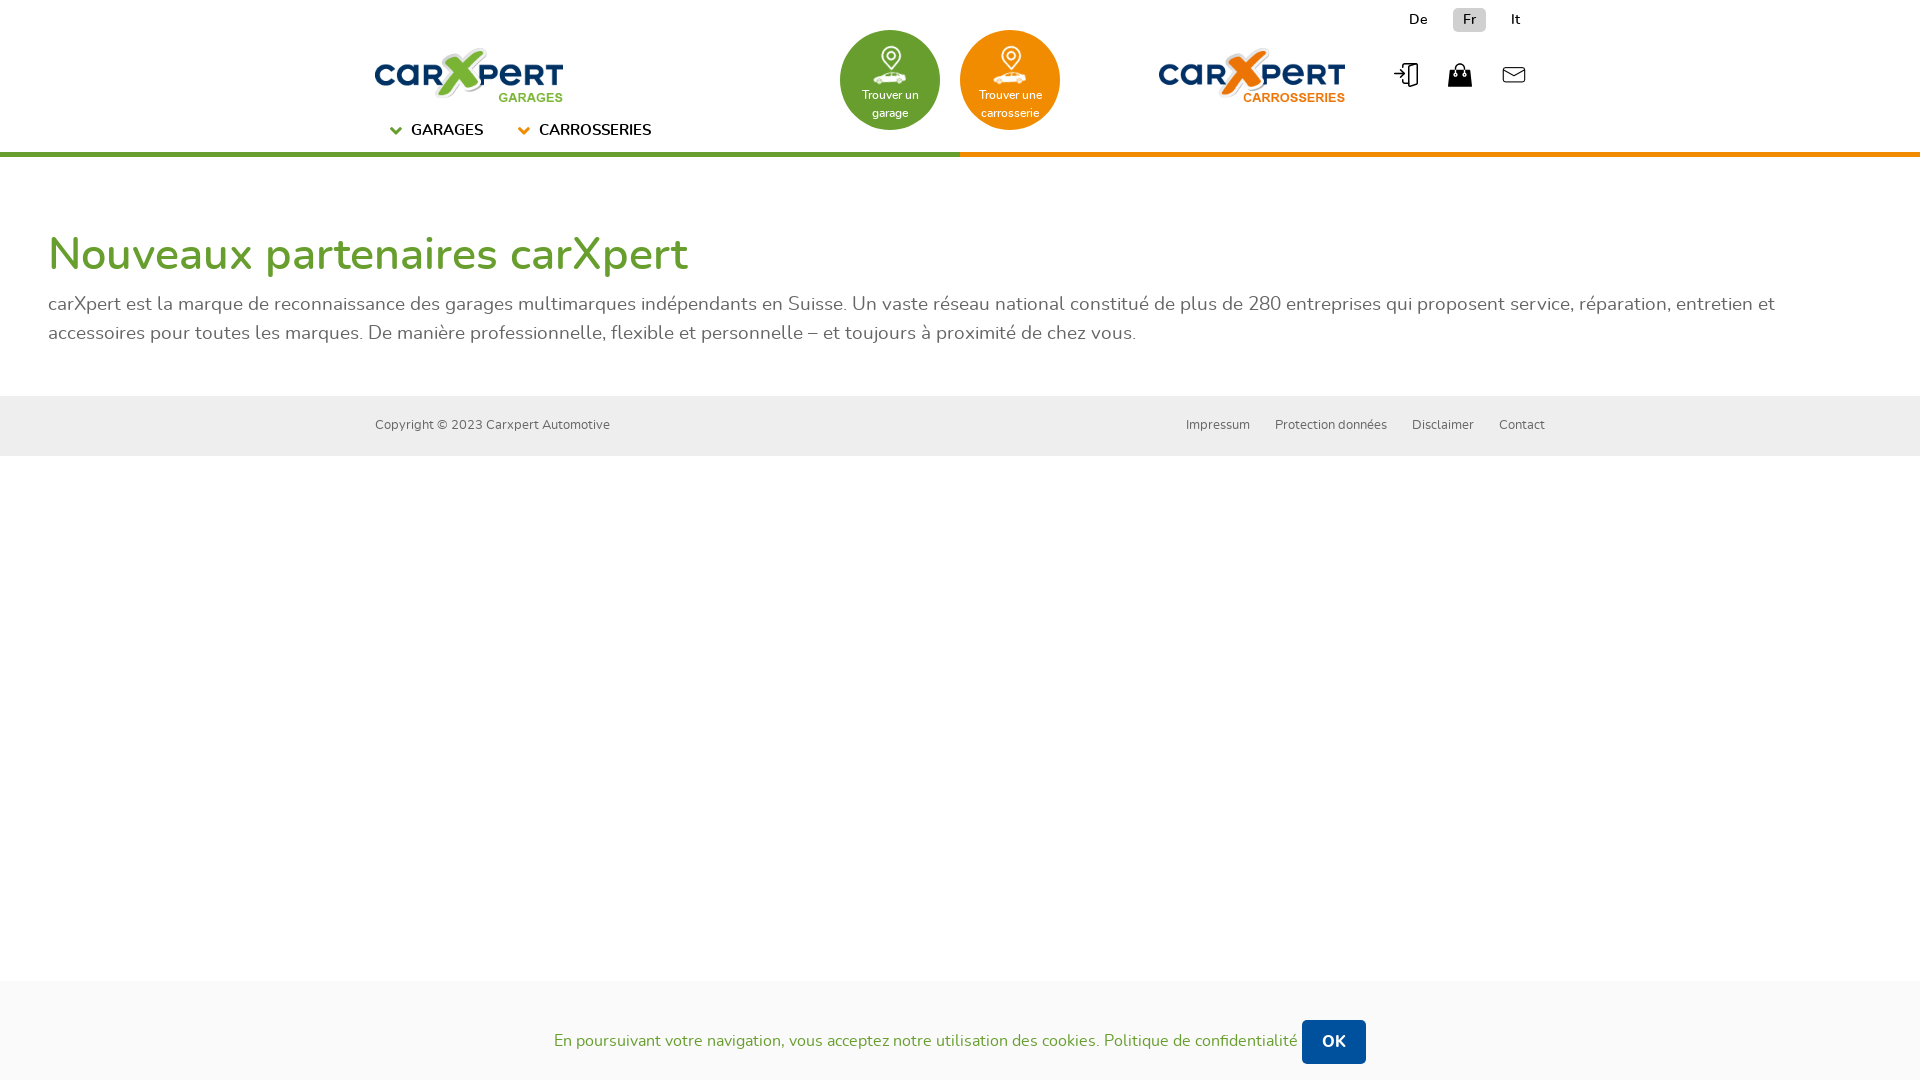 The width and height of the screenshot is (1920, 1080). Describe the element at coordinates (888, 79) in the screenshot. I see `'Trouver un garage'` at that location.